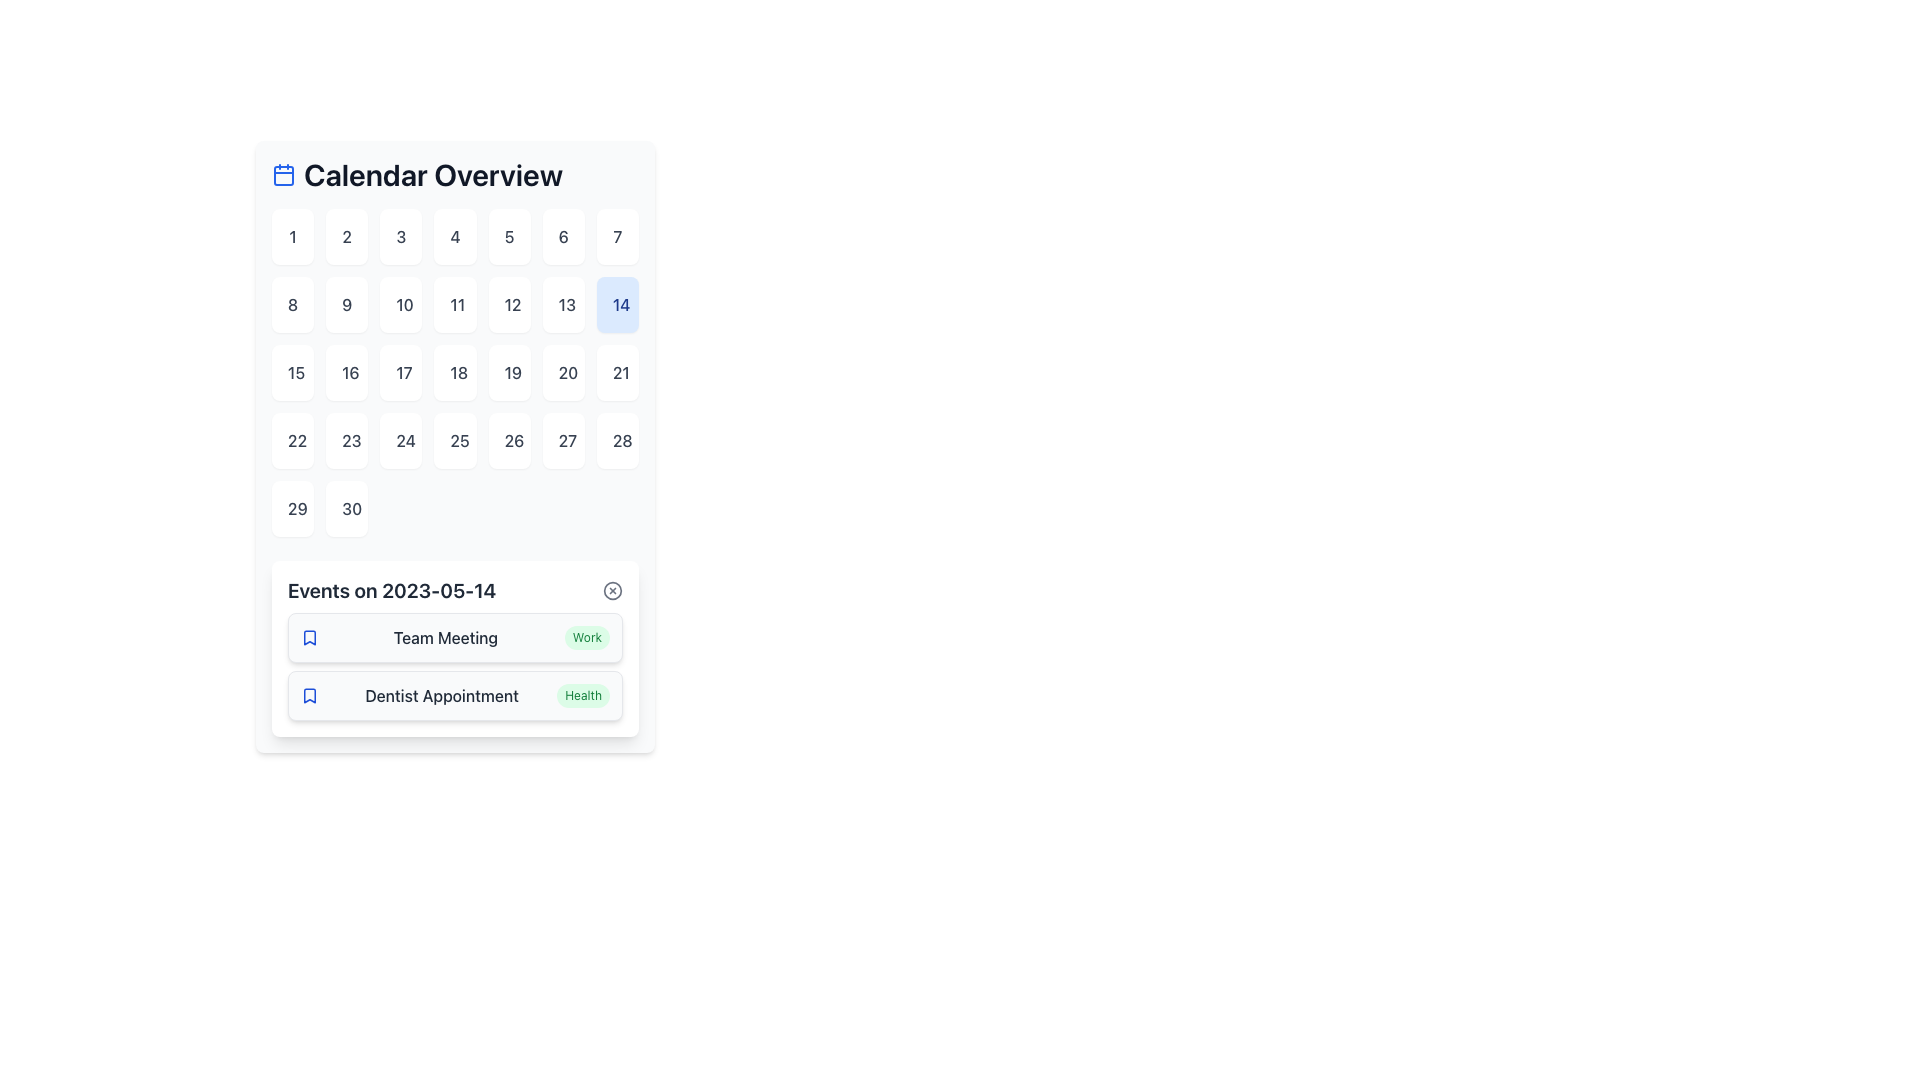  Describe the element at coordinates (291, 304) in the screenshot. I see `the square button with a centered '8' in dark text, located in the second row, first column of the grid under 'Calendar Overview'` at that location.